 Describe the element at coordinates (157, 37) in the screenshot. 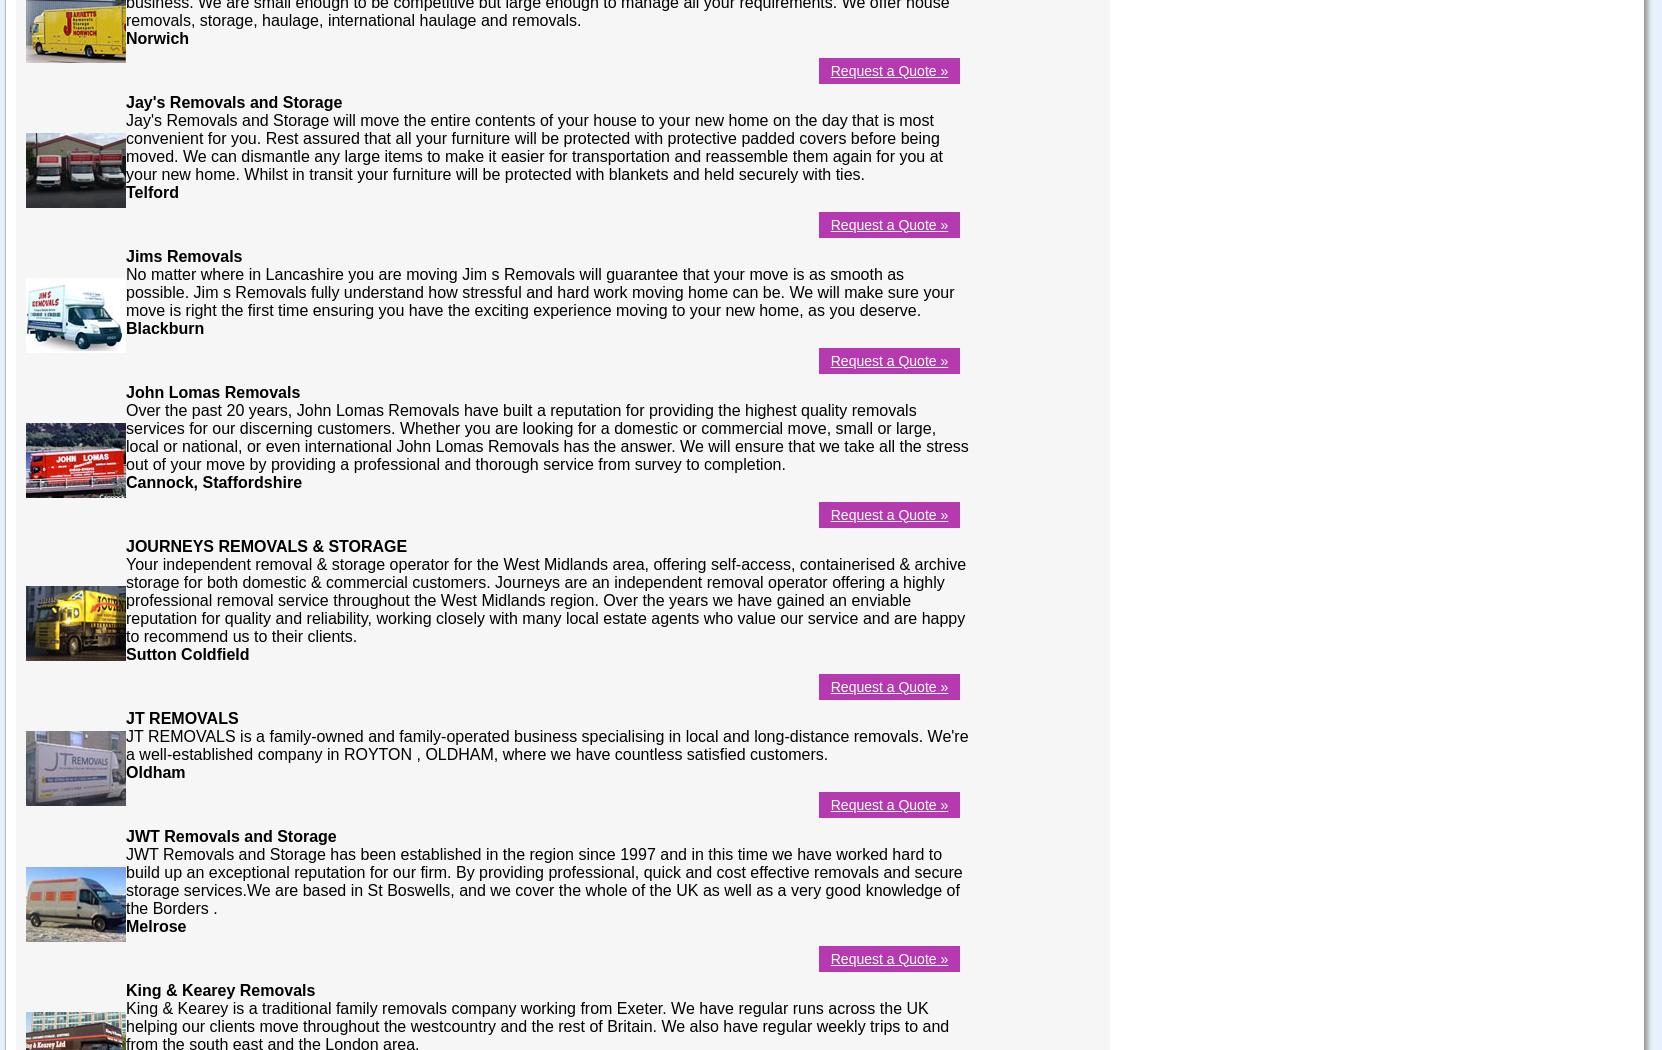

I see `'Norwich'` at that location.